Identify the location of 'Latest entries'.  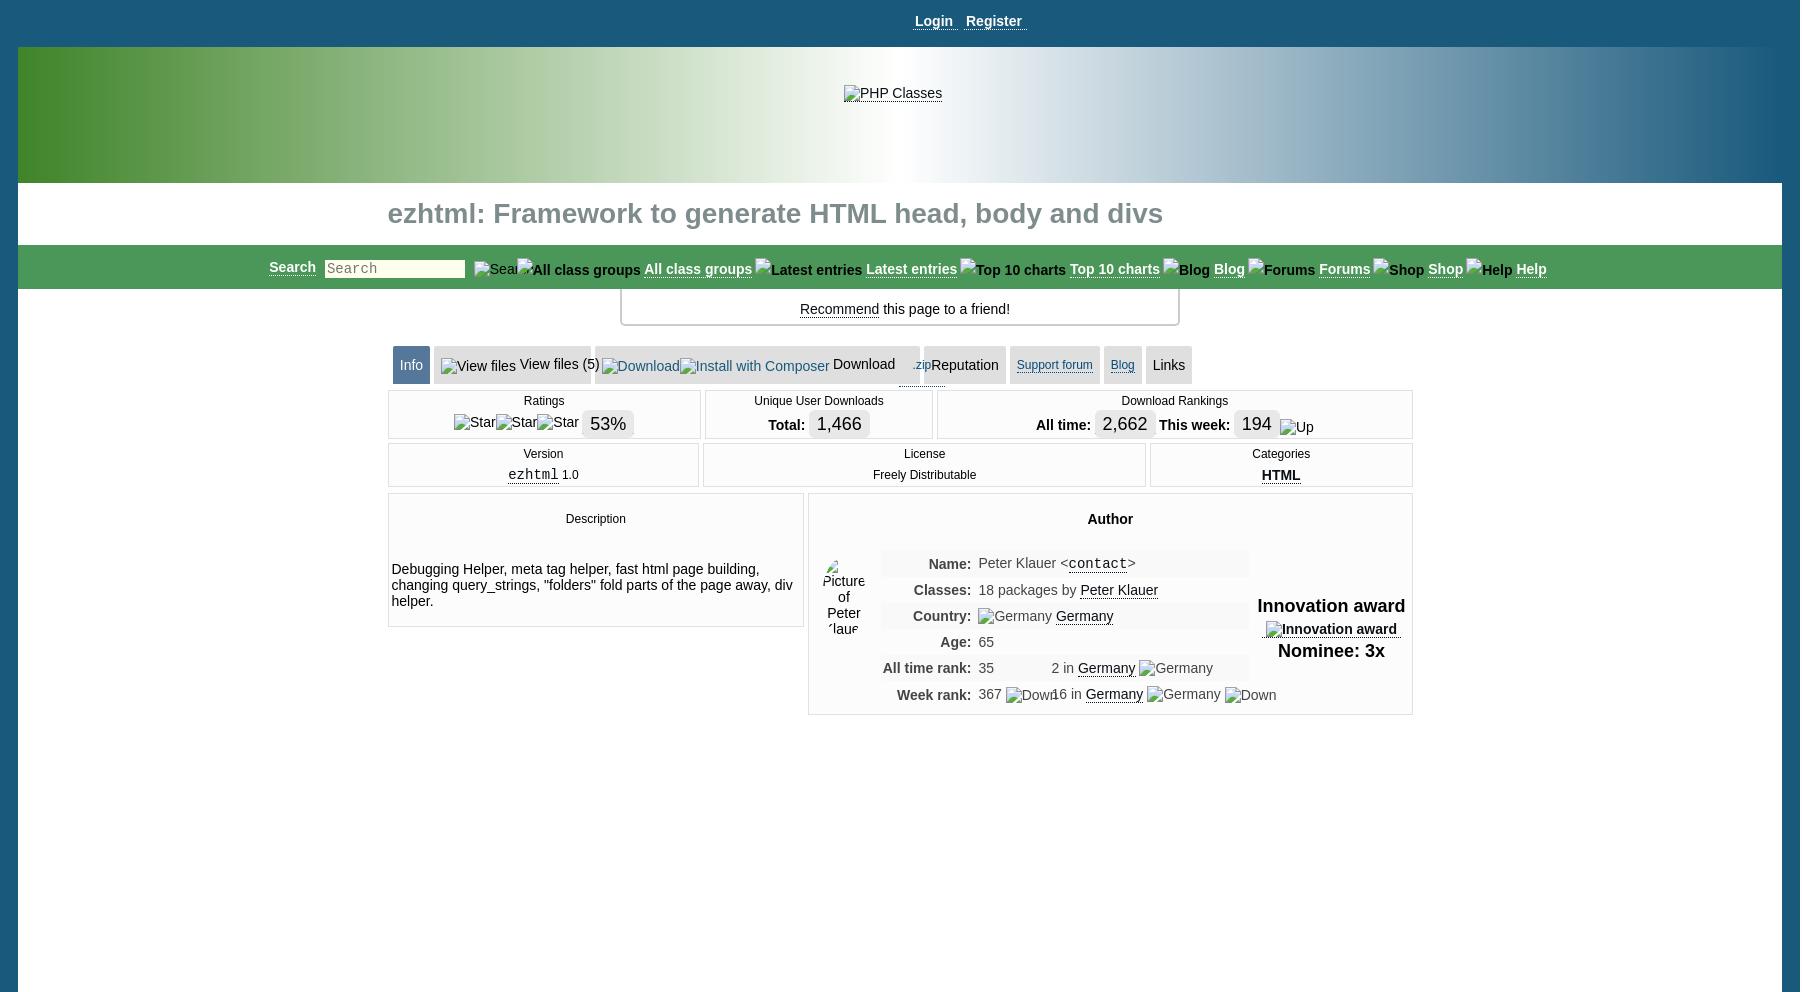
(910, 267).